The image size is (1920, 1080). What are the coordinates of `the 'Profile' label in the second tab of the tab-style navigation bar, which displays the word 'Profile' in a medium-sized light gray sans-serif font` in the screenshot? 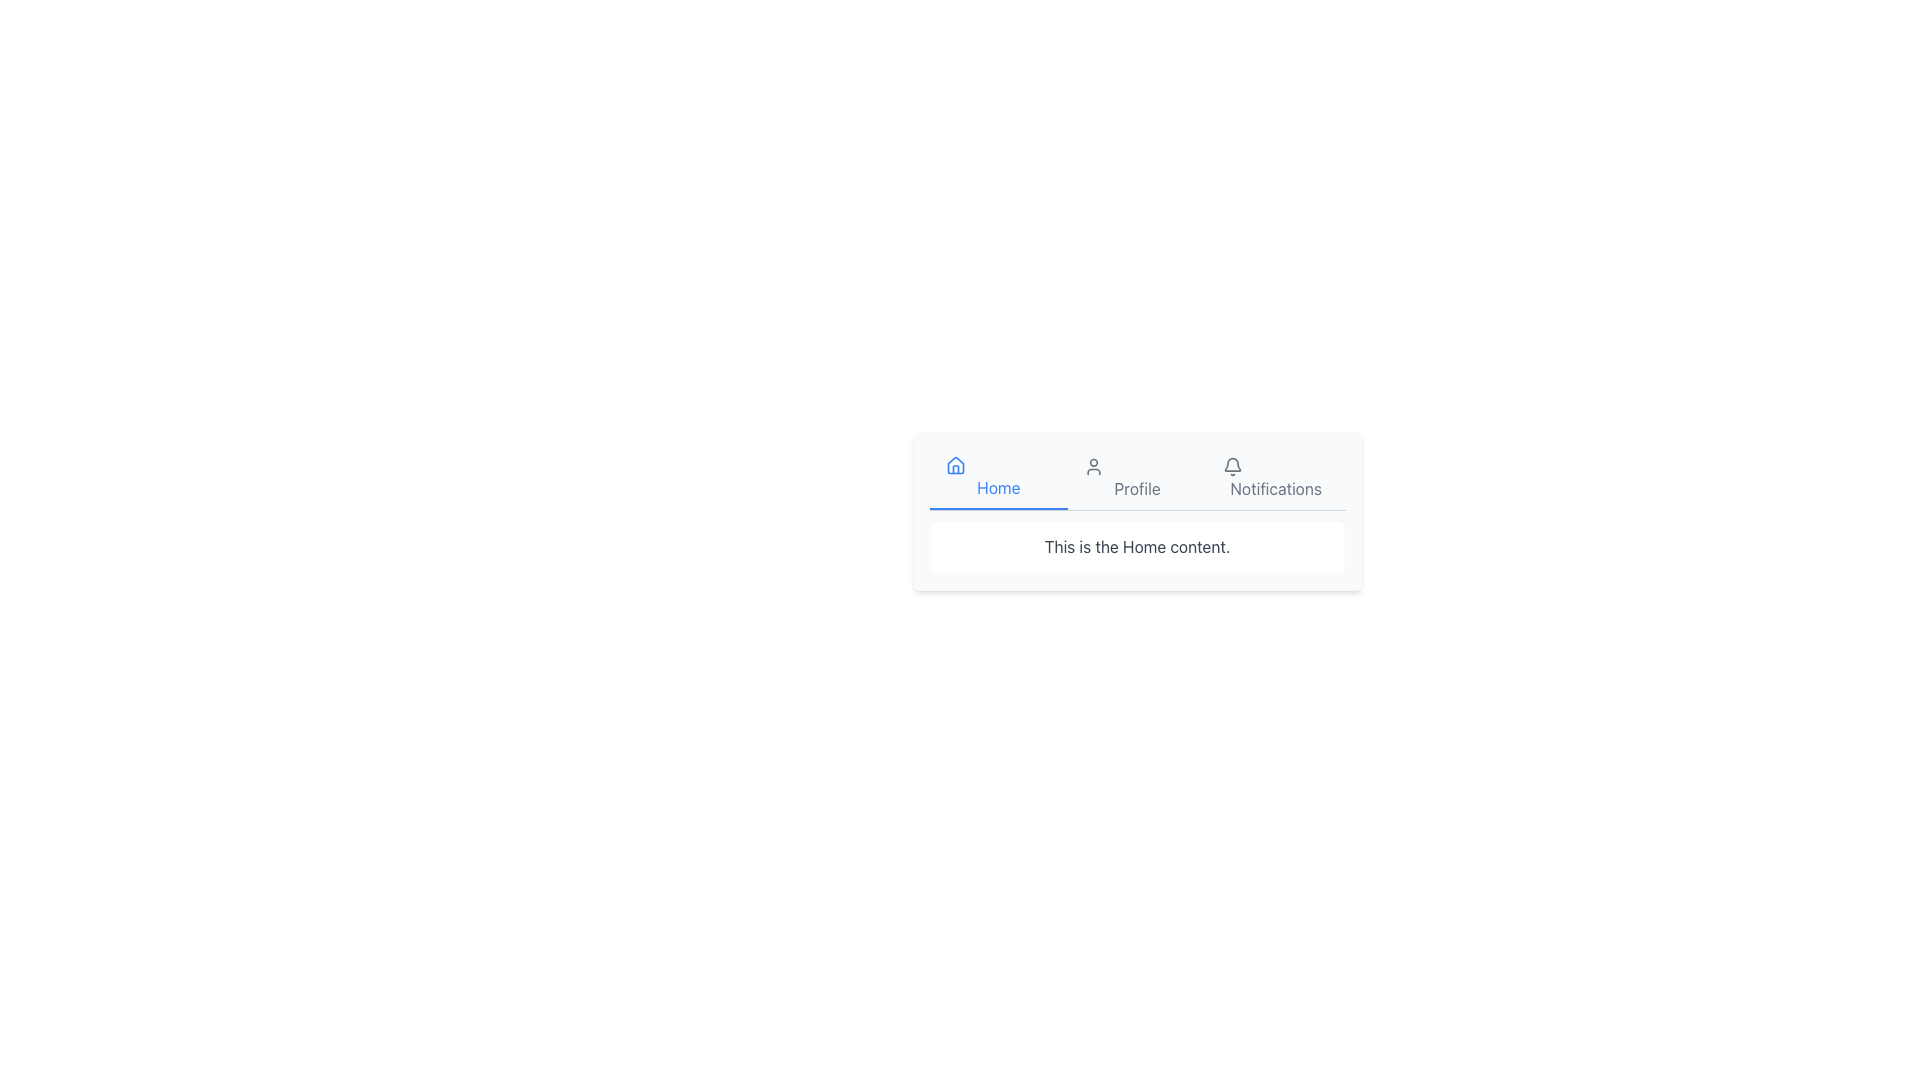 It's located at (1137, 489).